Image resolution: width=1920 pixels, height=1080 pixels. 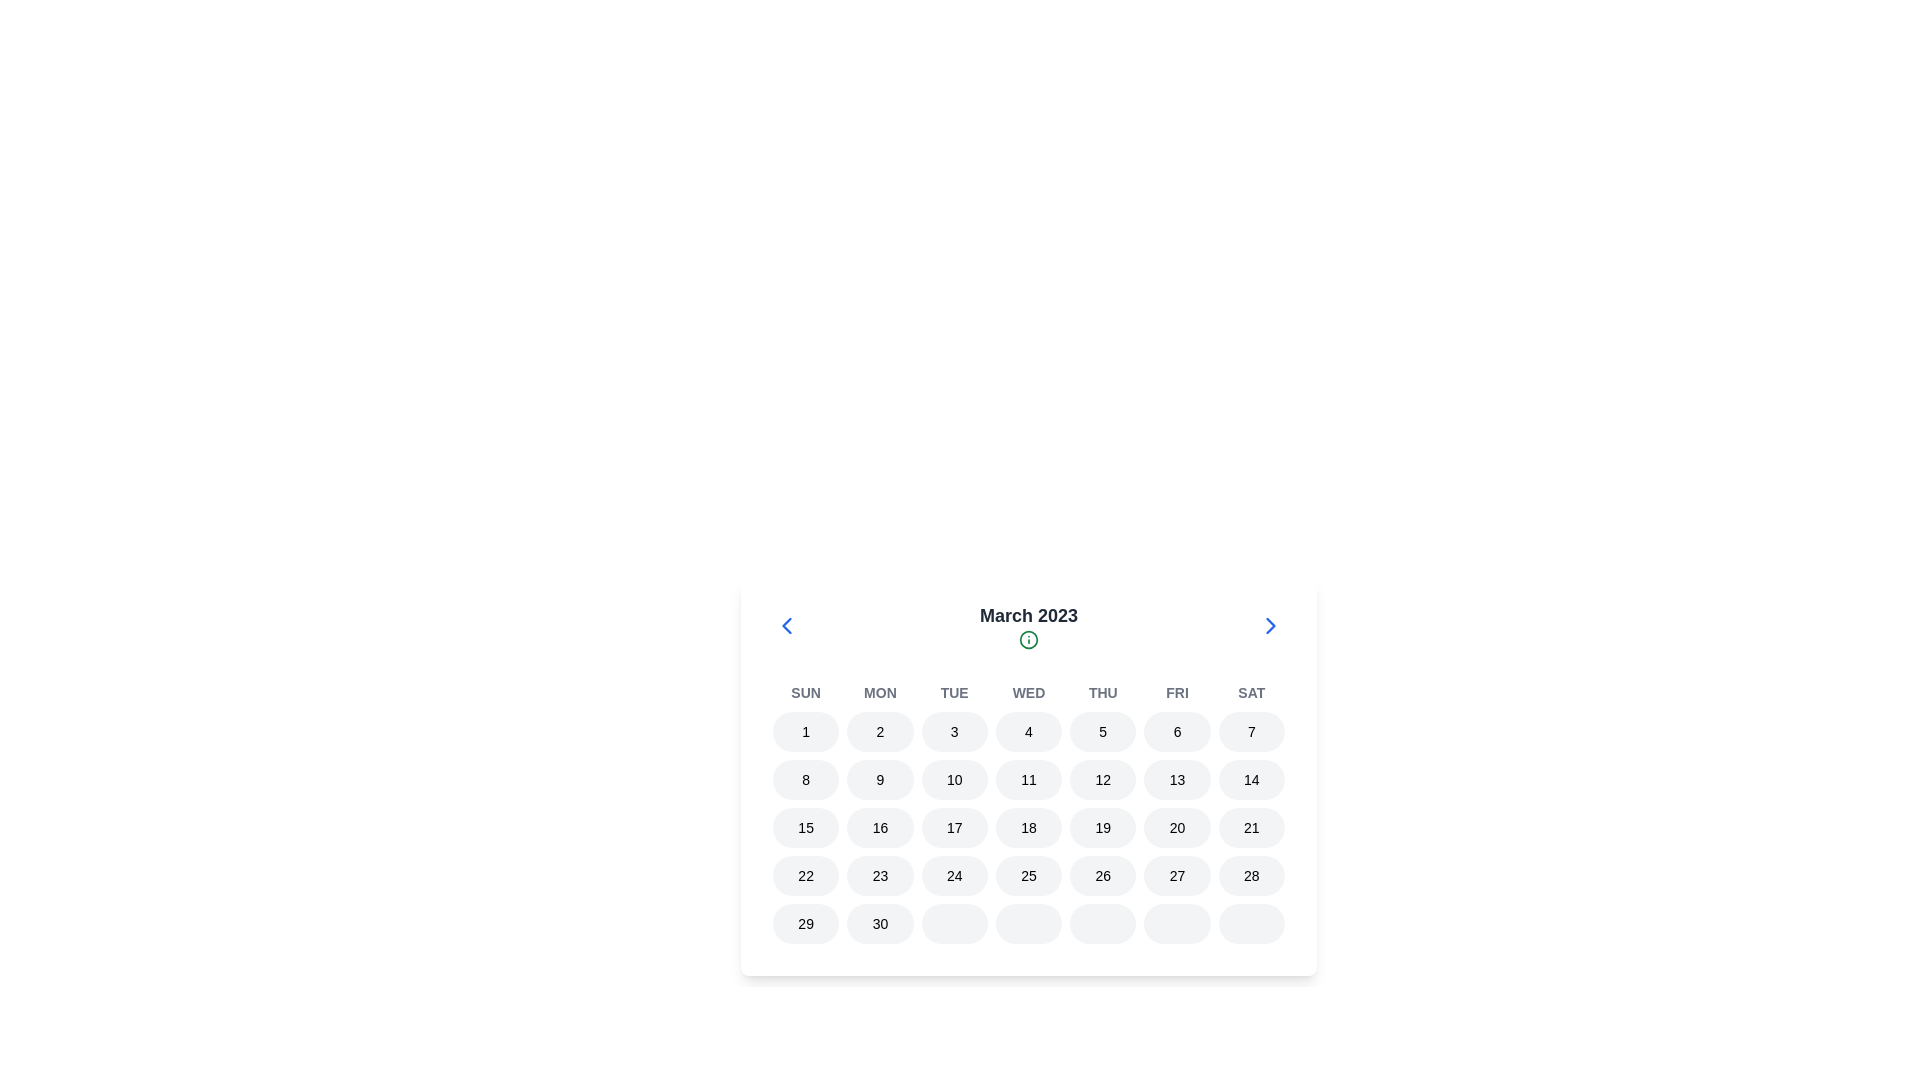 What do you see at coordinates (1250, 828) in the screenshot?
I see `the calendar date button '21' located in the fourth row and seventh column of the calendar grid` at bounding box center [1250, 828].